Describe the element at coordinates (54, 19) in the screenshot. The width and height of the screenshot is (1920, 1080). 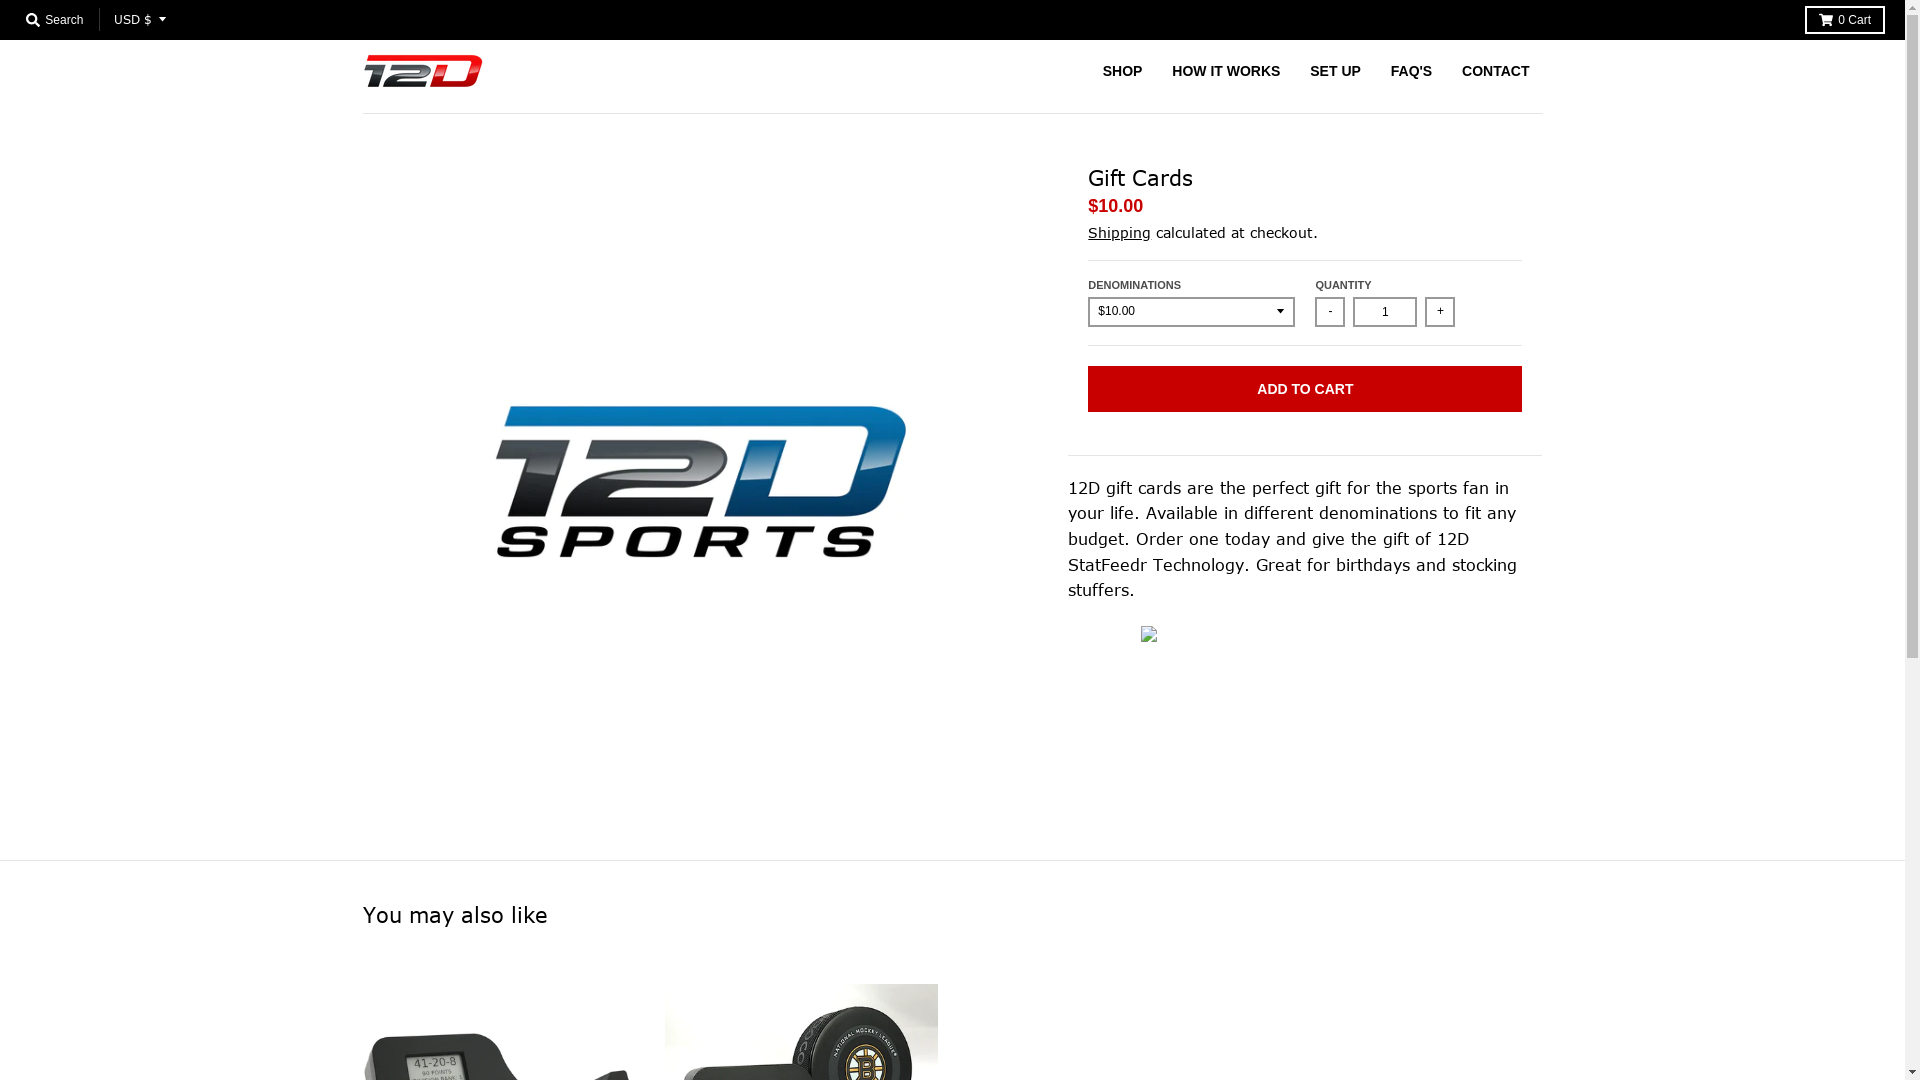
I see `'Search'` at that location.